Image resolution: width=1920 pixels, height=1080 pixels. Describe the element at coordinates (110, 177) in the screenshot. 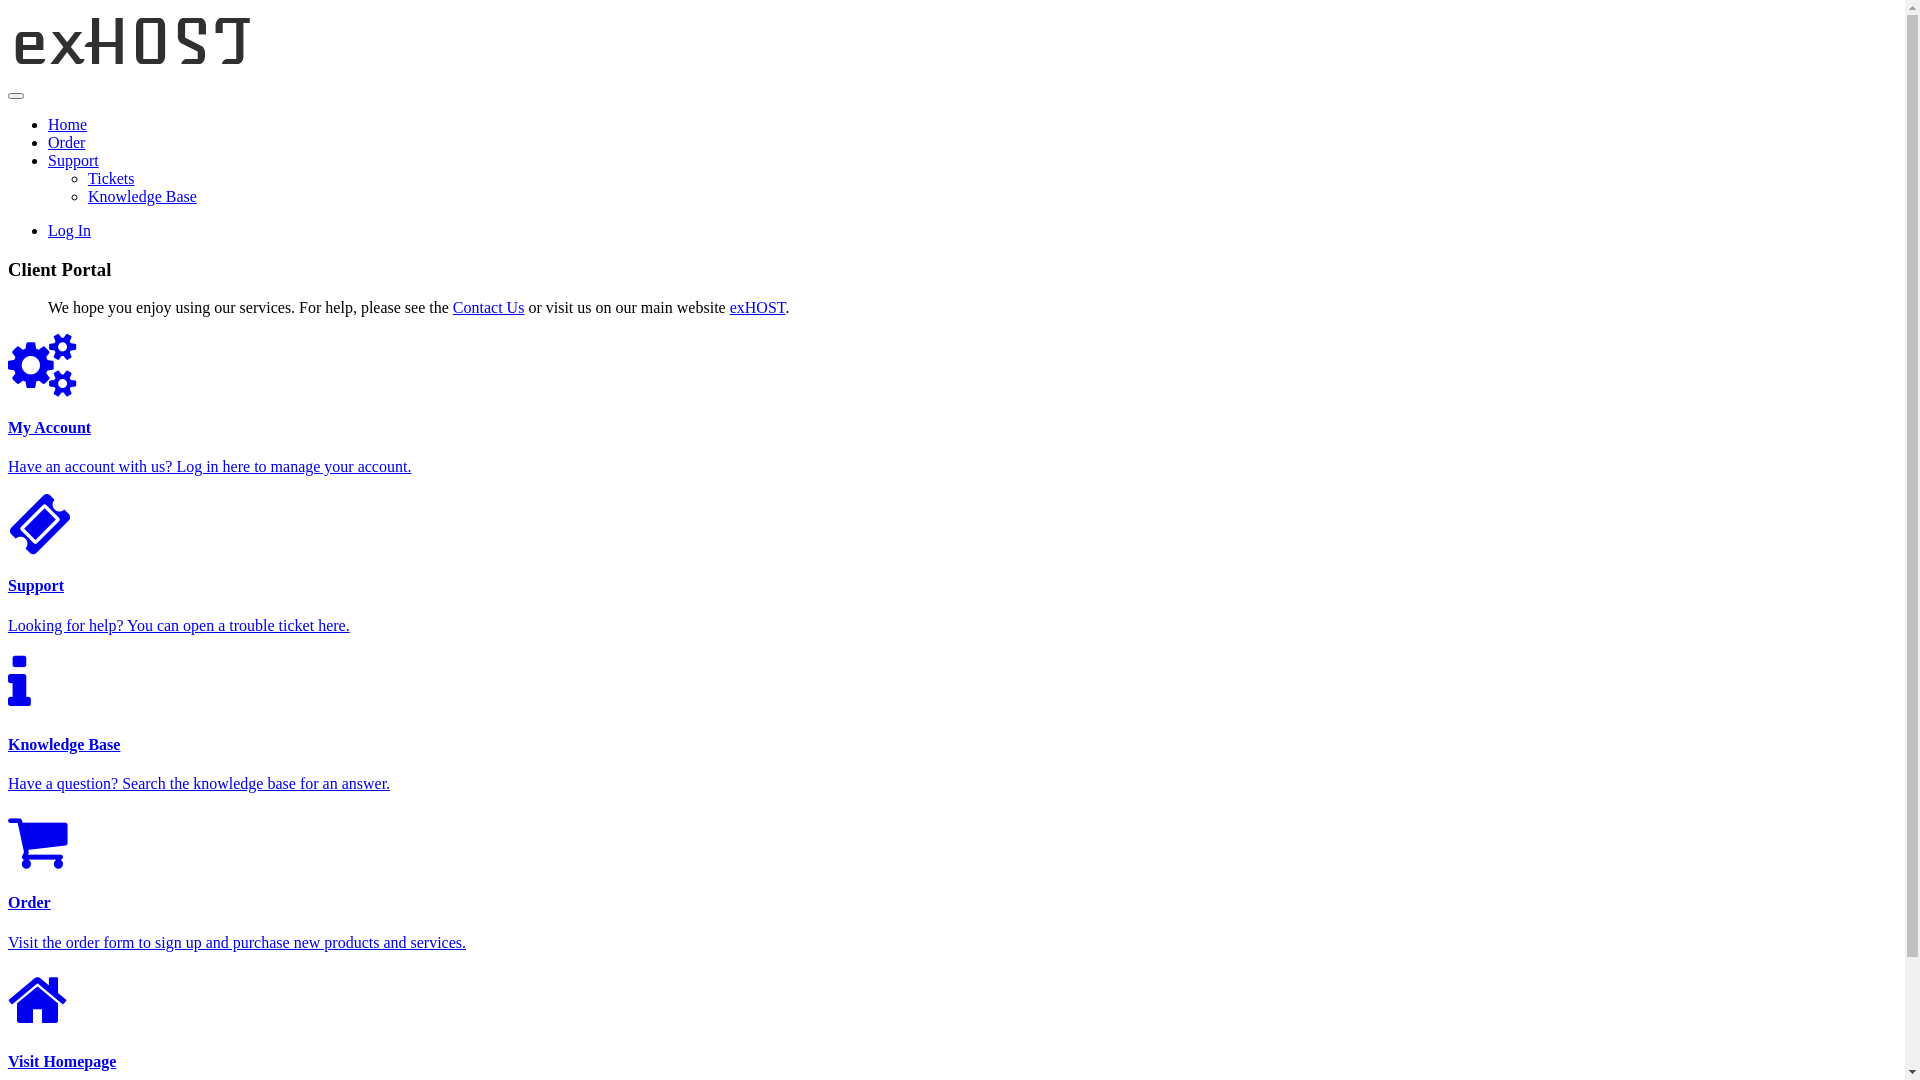

I see `'Tickets'` at that location.